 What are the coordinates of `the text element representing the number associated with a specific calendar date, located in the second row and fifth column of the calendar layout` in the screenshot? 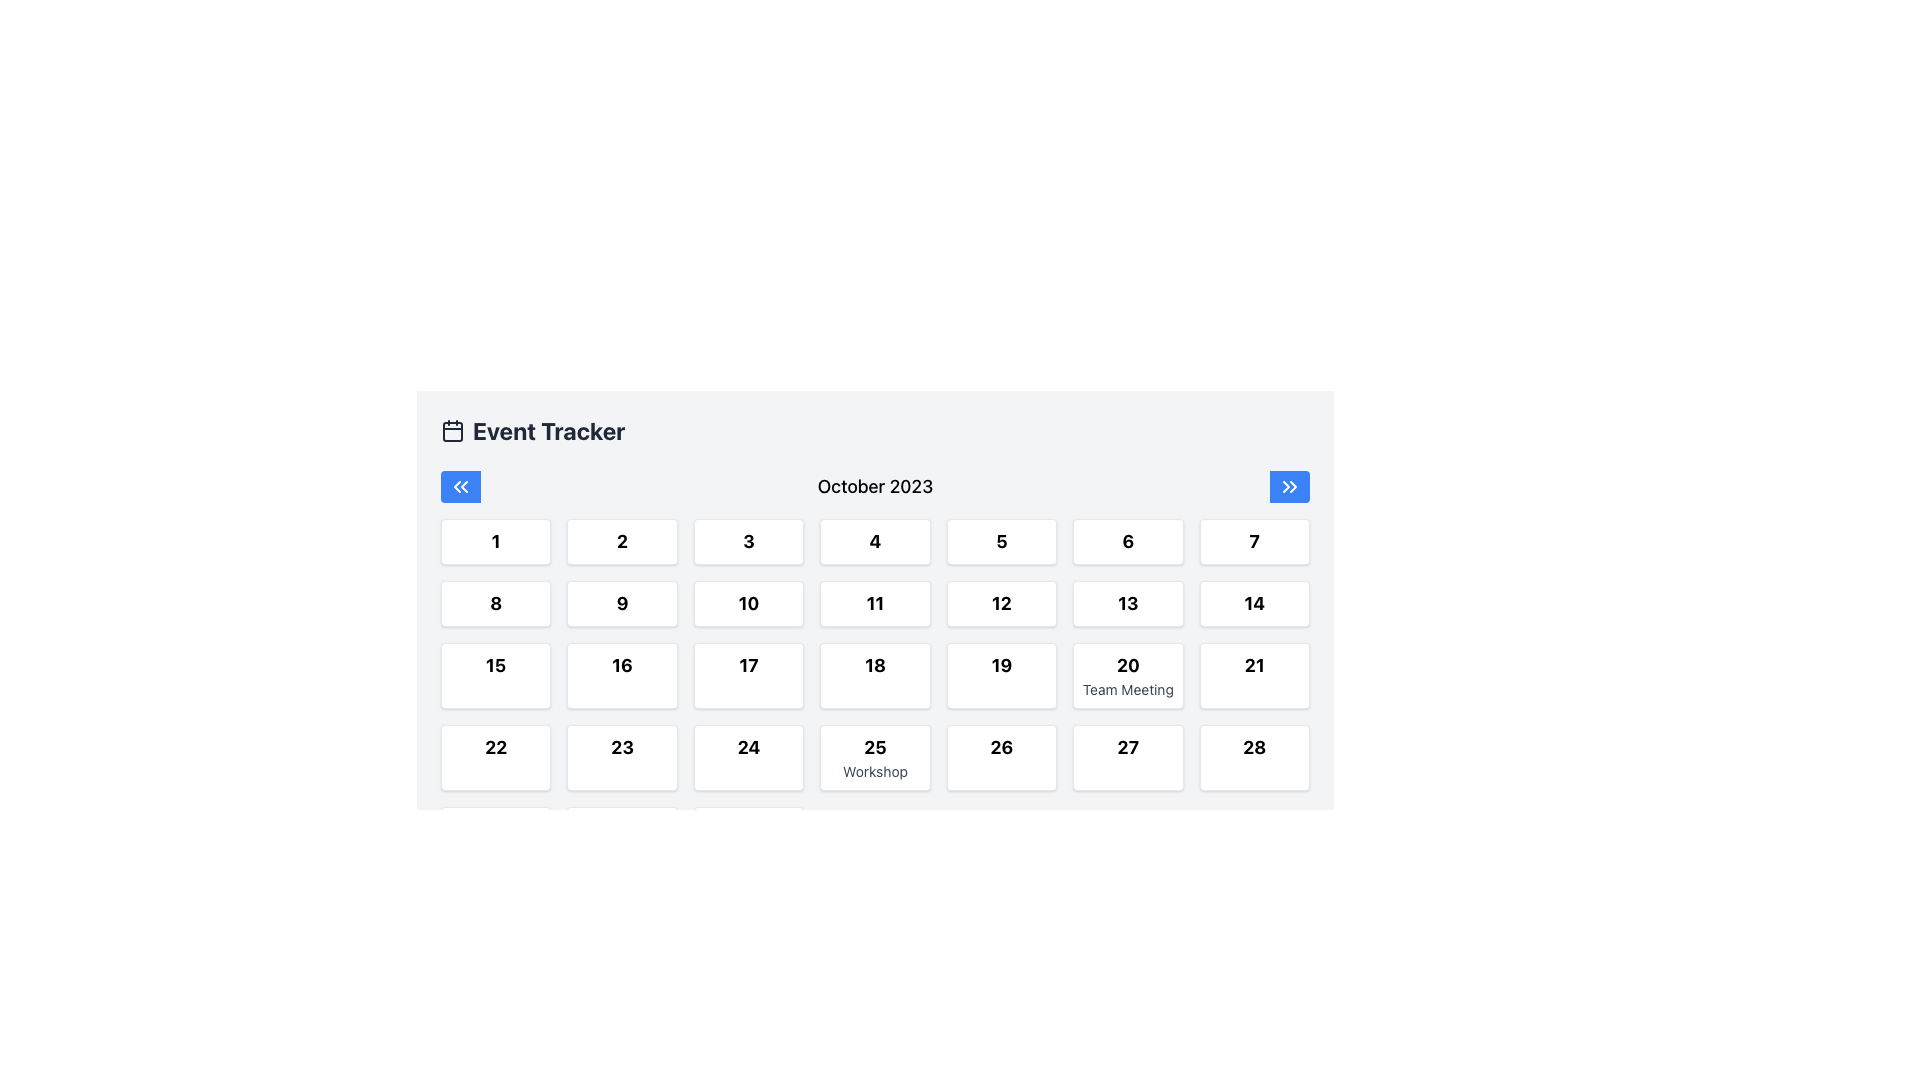 It's located at (1001, 542).